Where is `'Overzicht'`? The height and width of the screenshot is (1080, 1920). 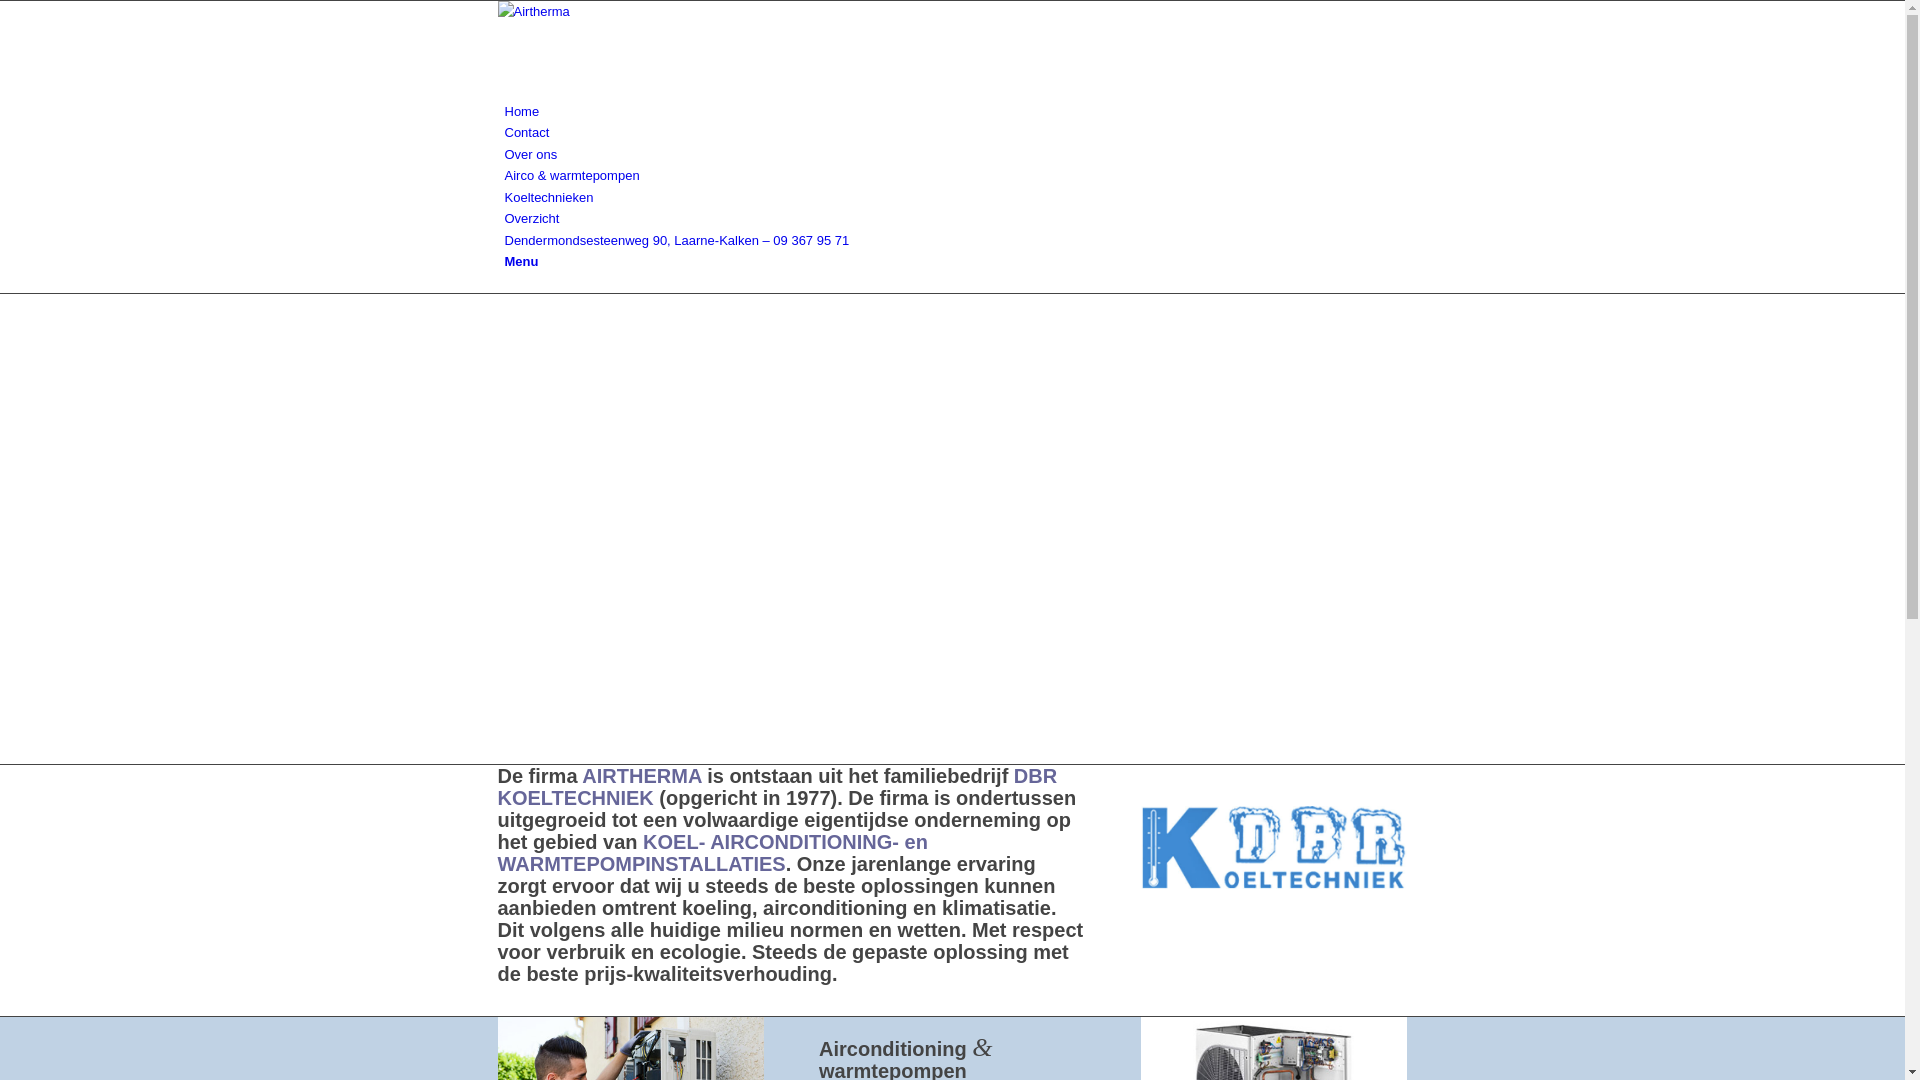 'Overzicht' is located at coordinates (531, 218).